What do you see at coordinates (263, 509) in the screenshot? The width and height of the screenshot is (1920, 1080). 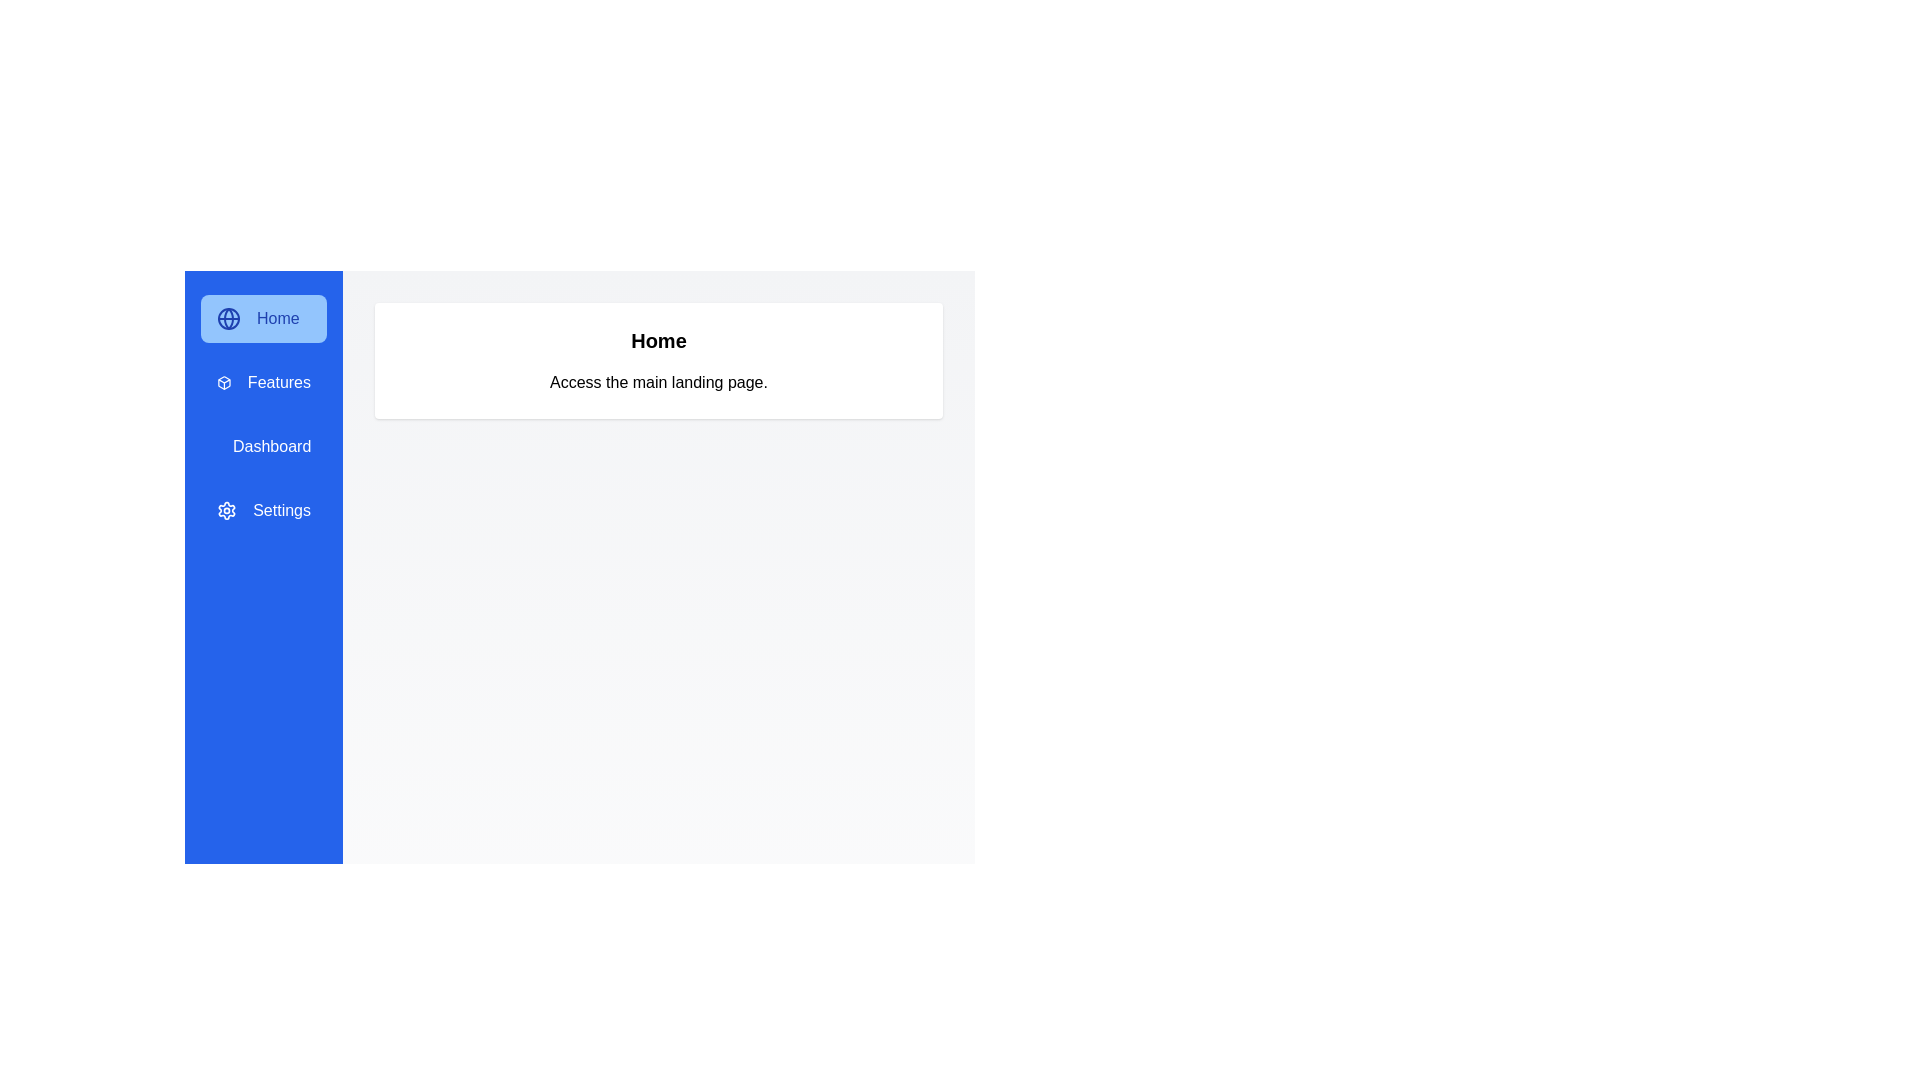 I see `the menu option Settings to display its corresponding content` at bounding box center [263, 509].